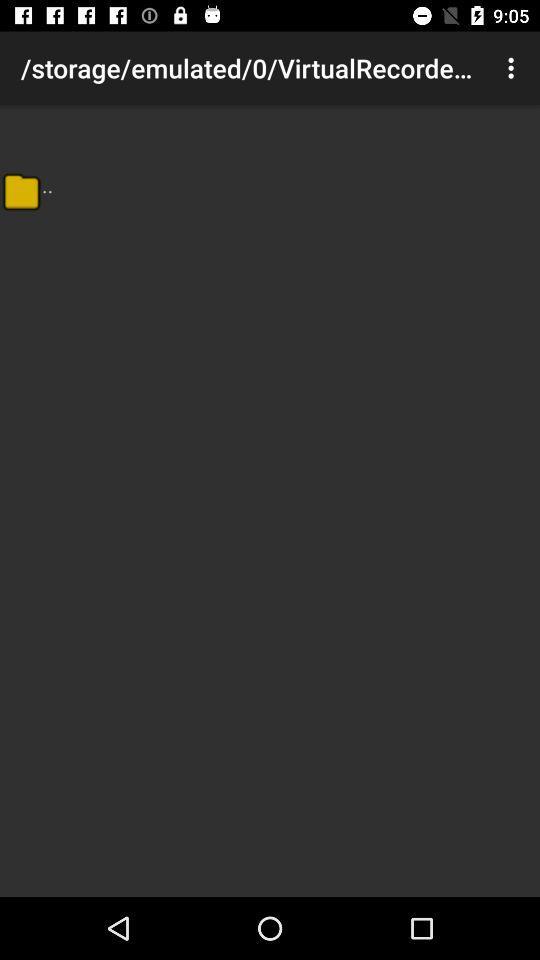  I want to click on item next to the .. app, so click(20, 191).